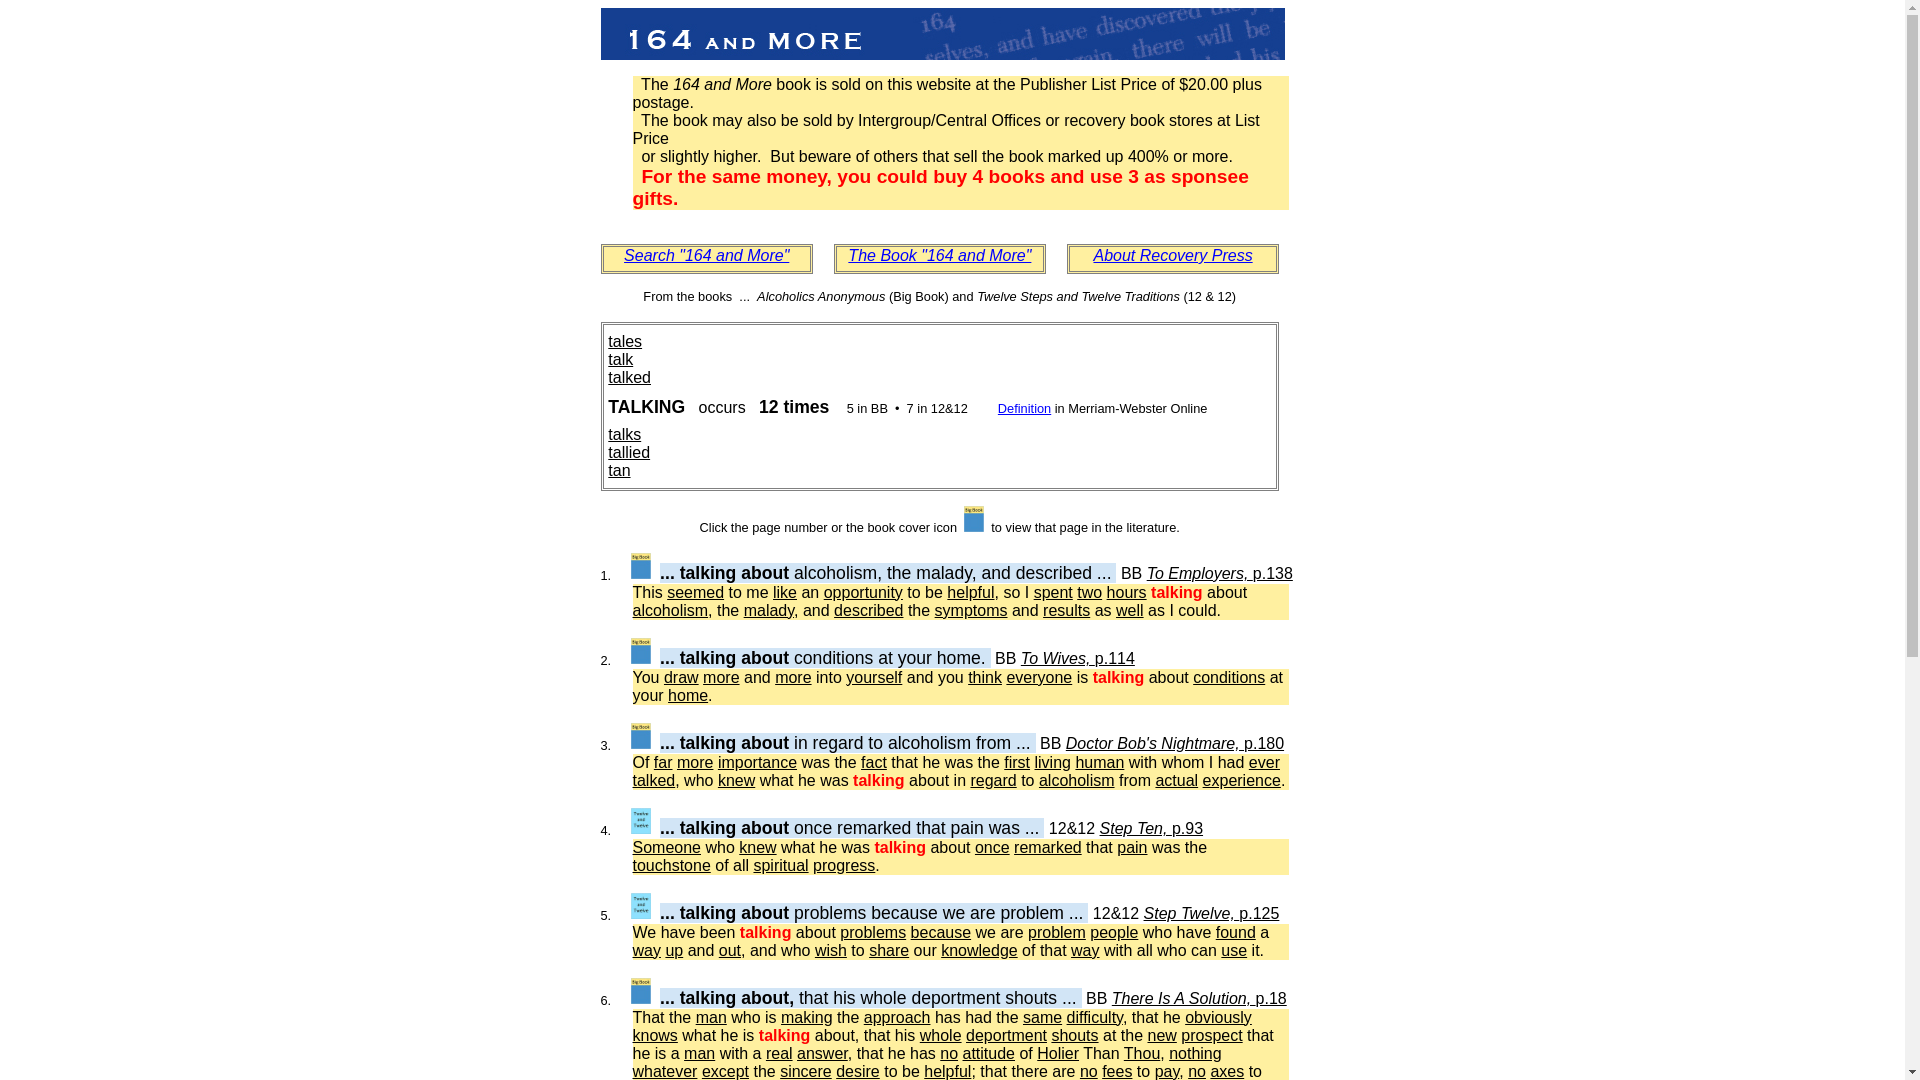 Image resolution: width=1920 pixels, height=1080 pixels. Describe the element at coordinates (628, 377) in the screenshot. I see `'talked'` at that location.